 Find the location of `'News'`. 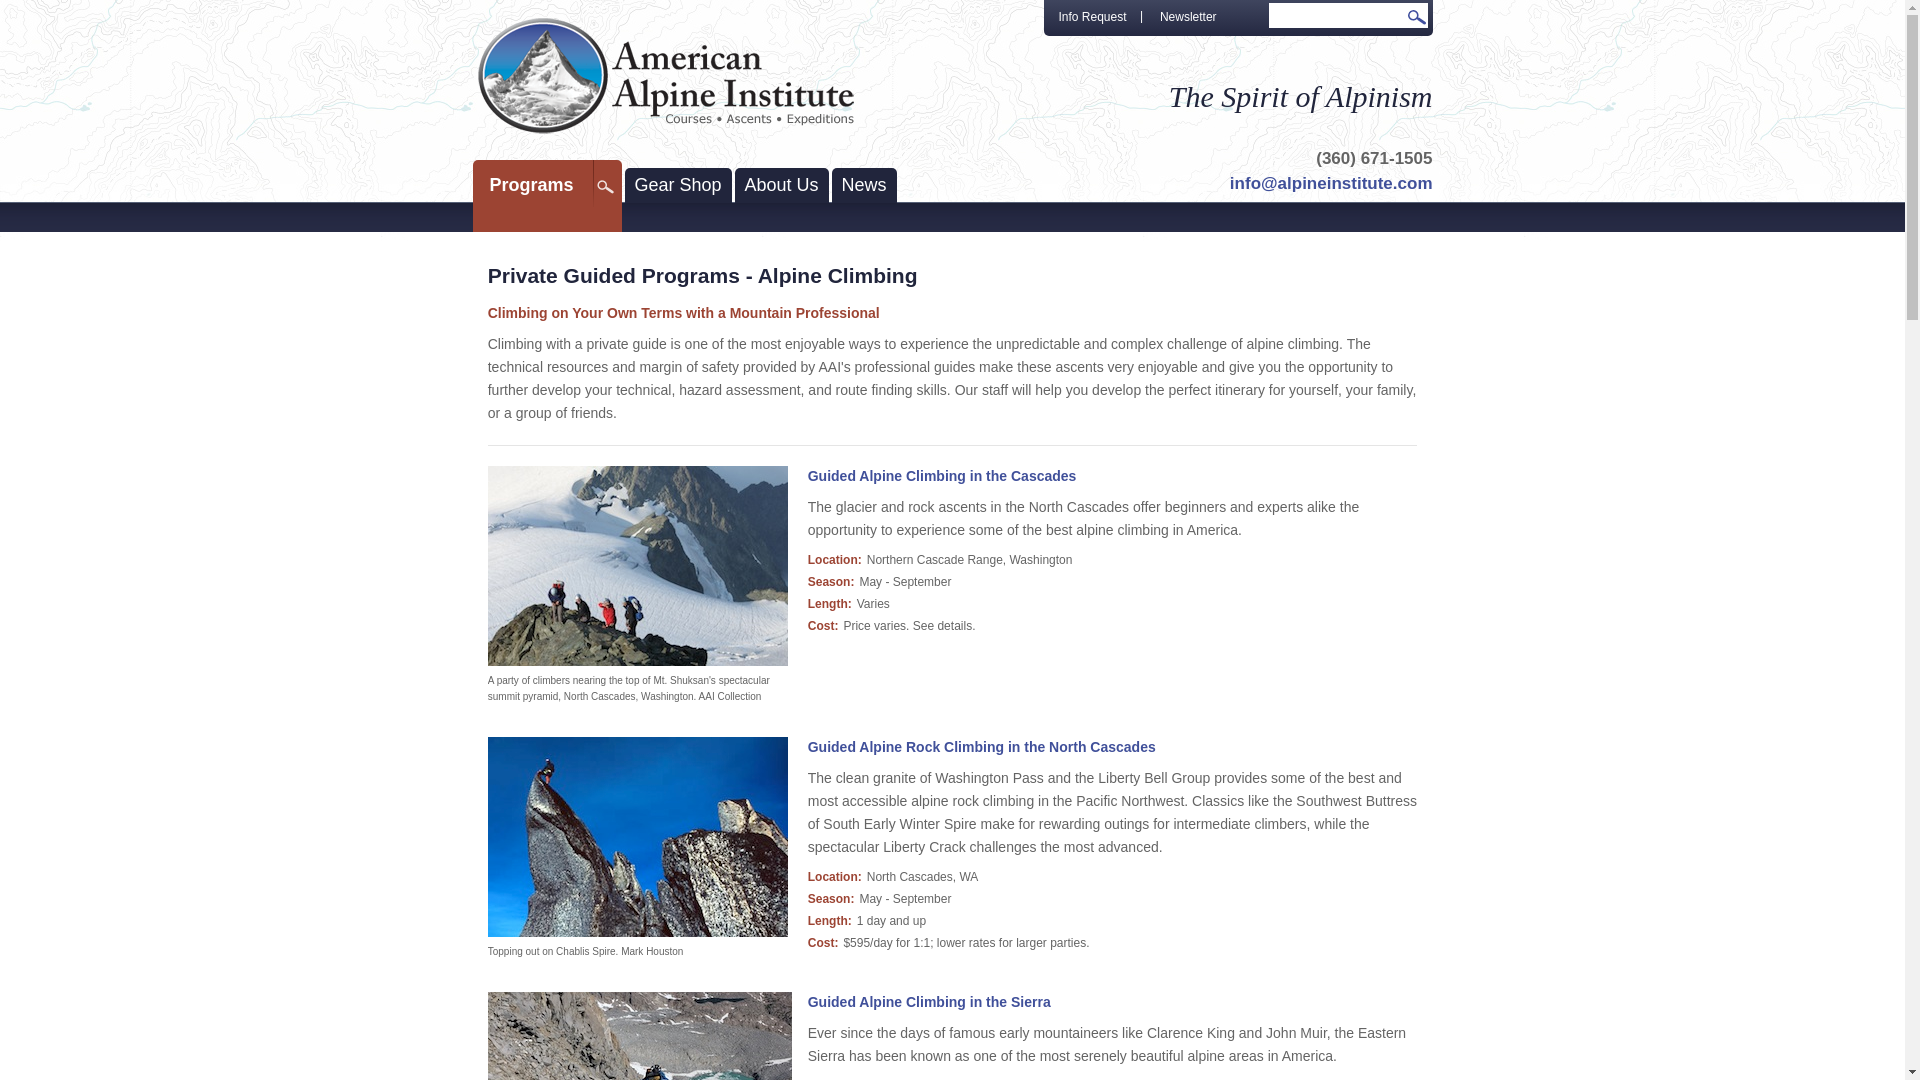

'News' is located at coordinates (864, 185).